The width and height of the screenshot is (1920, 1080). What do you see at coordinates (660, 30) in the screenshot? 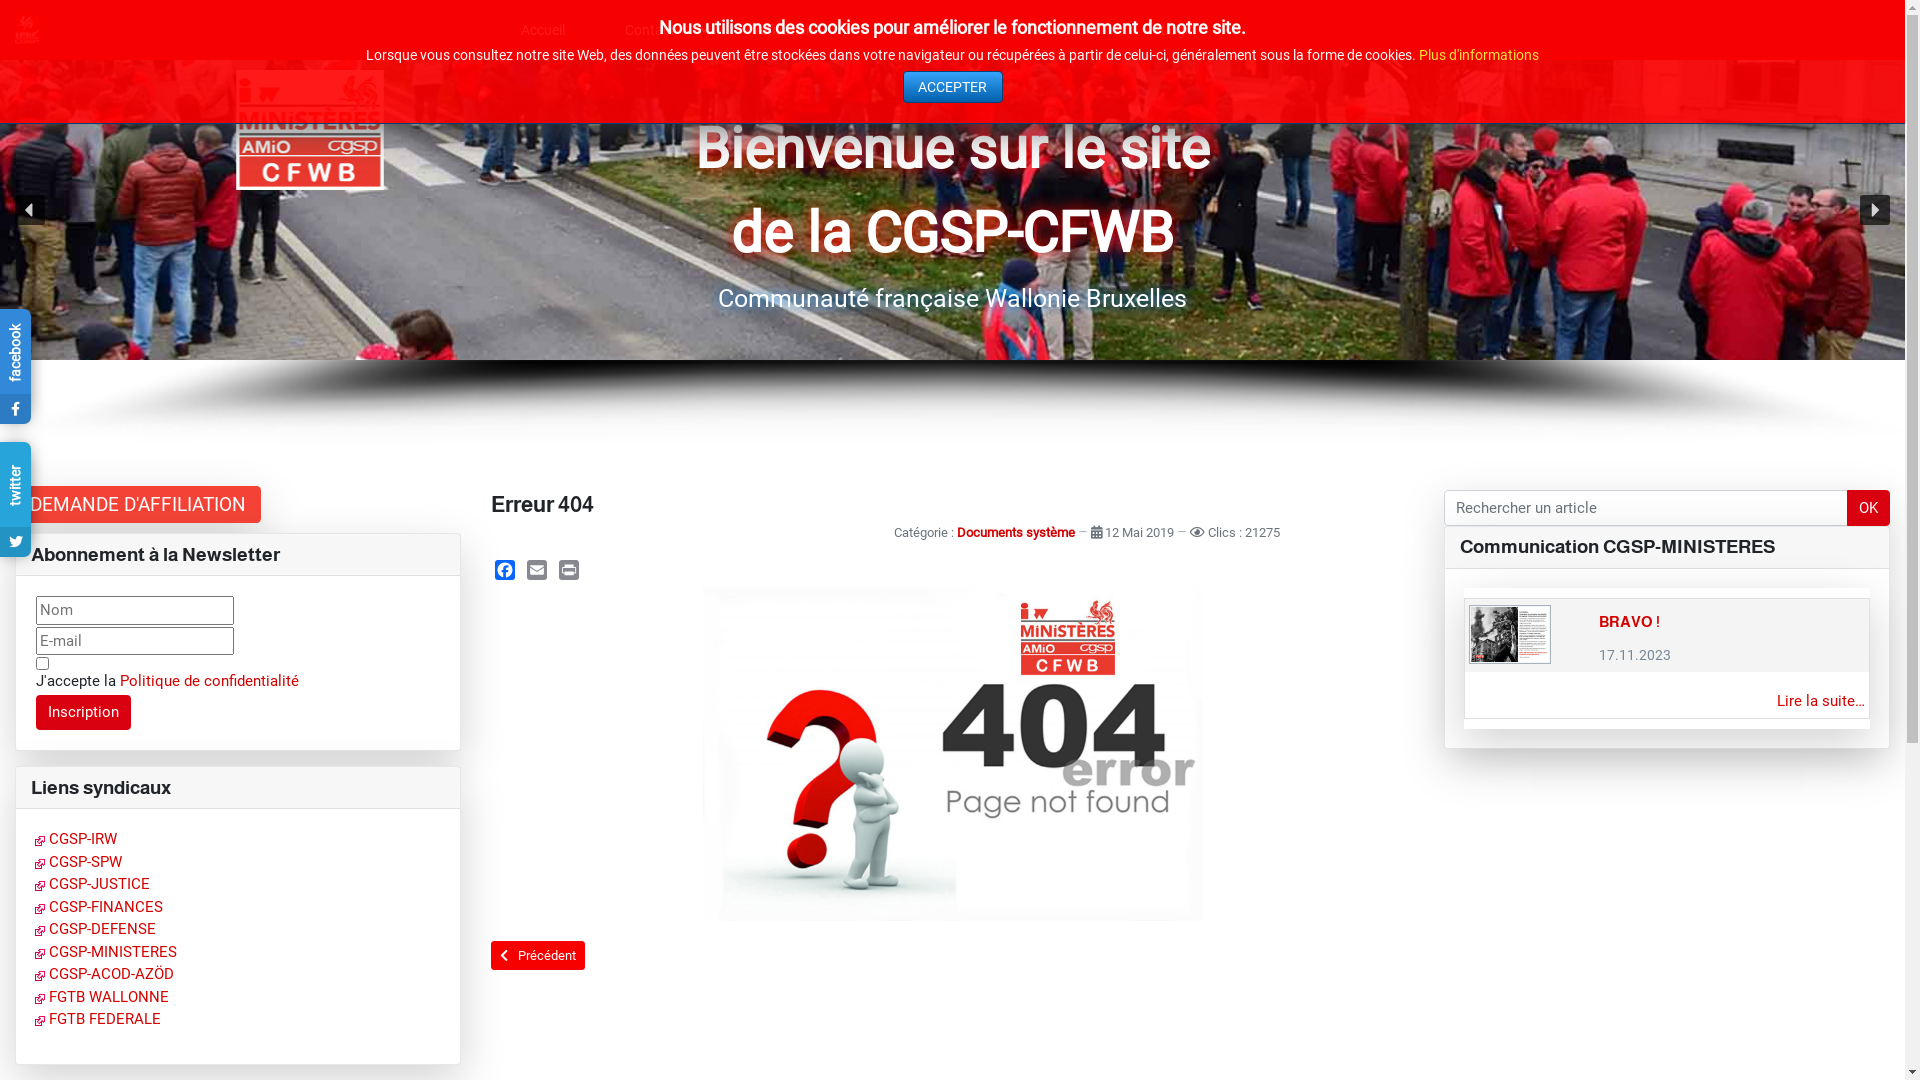
I see `'Contact'` at bounding box center [660, 30].